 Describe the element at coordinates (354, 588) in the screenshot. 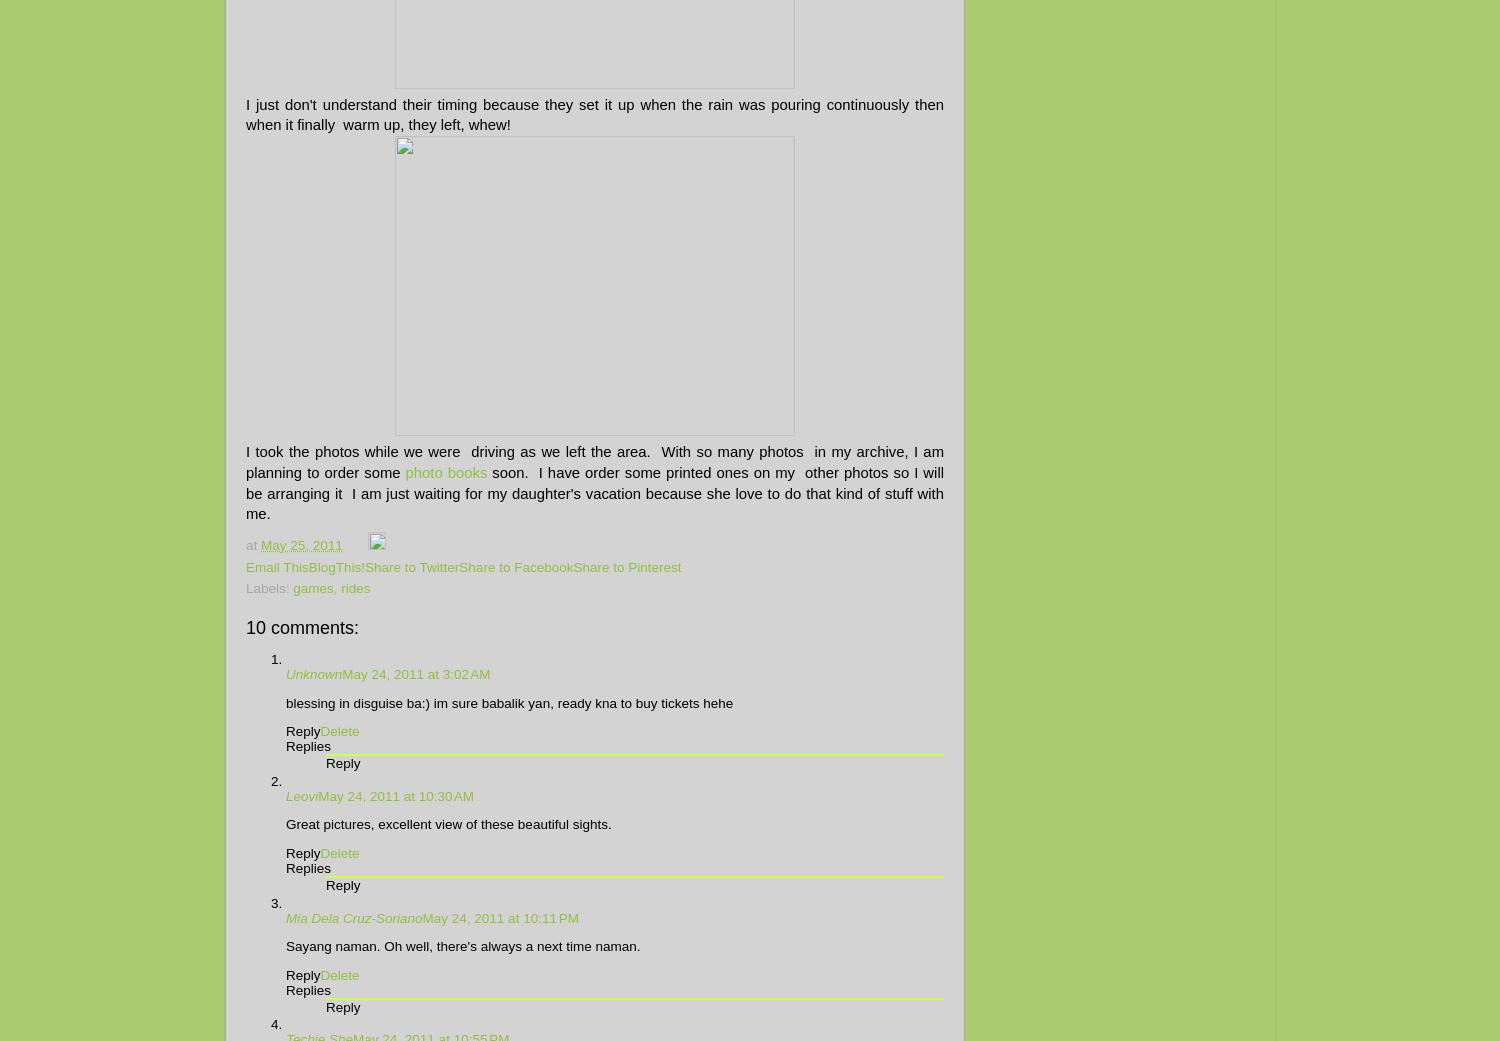

I see `'rides'` at that location.